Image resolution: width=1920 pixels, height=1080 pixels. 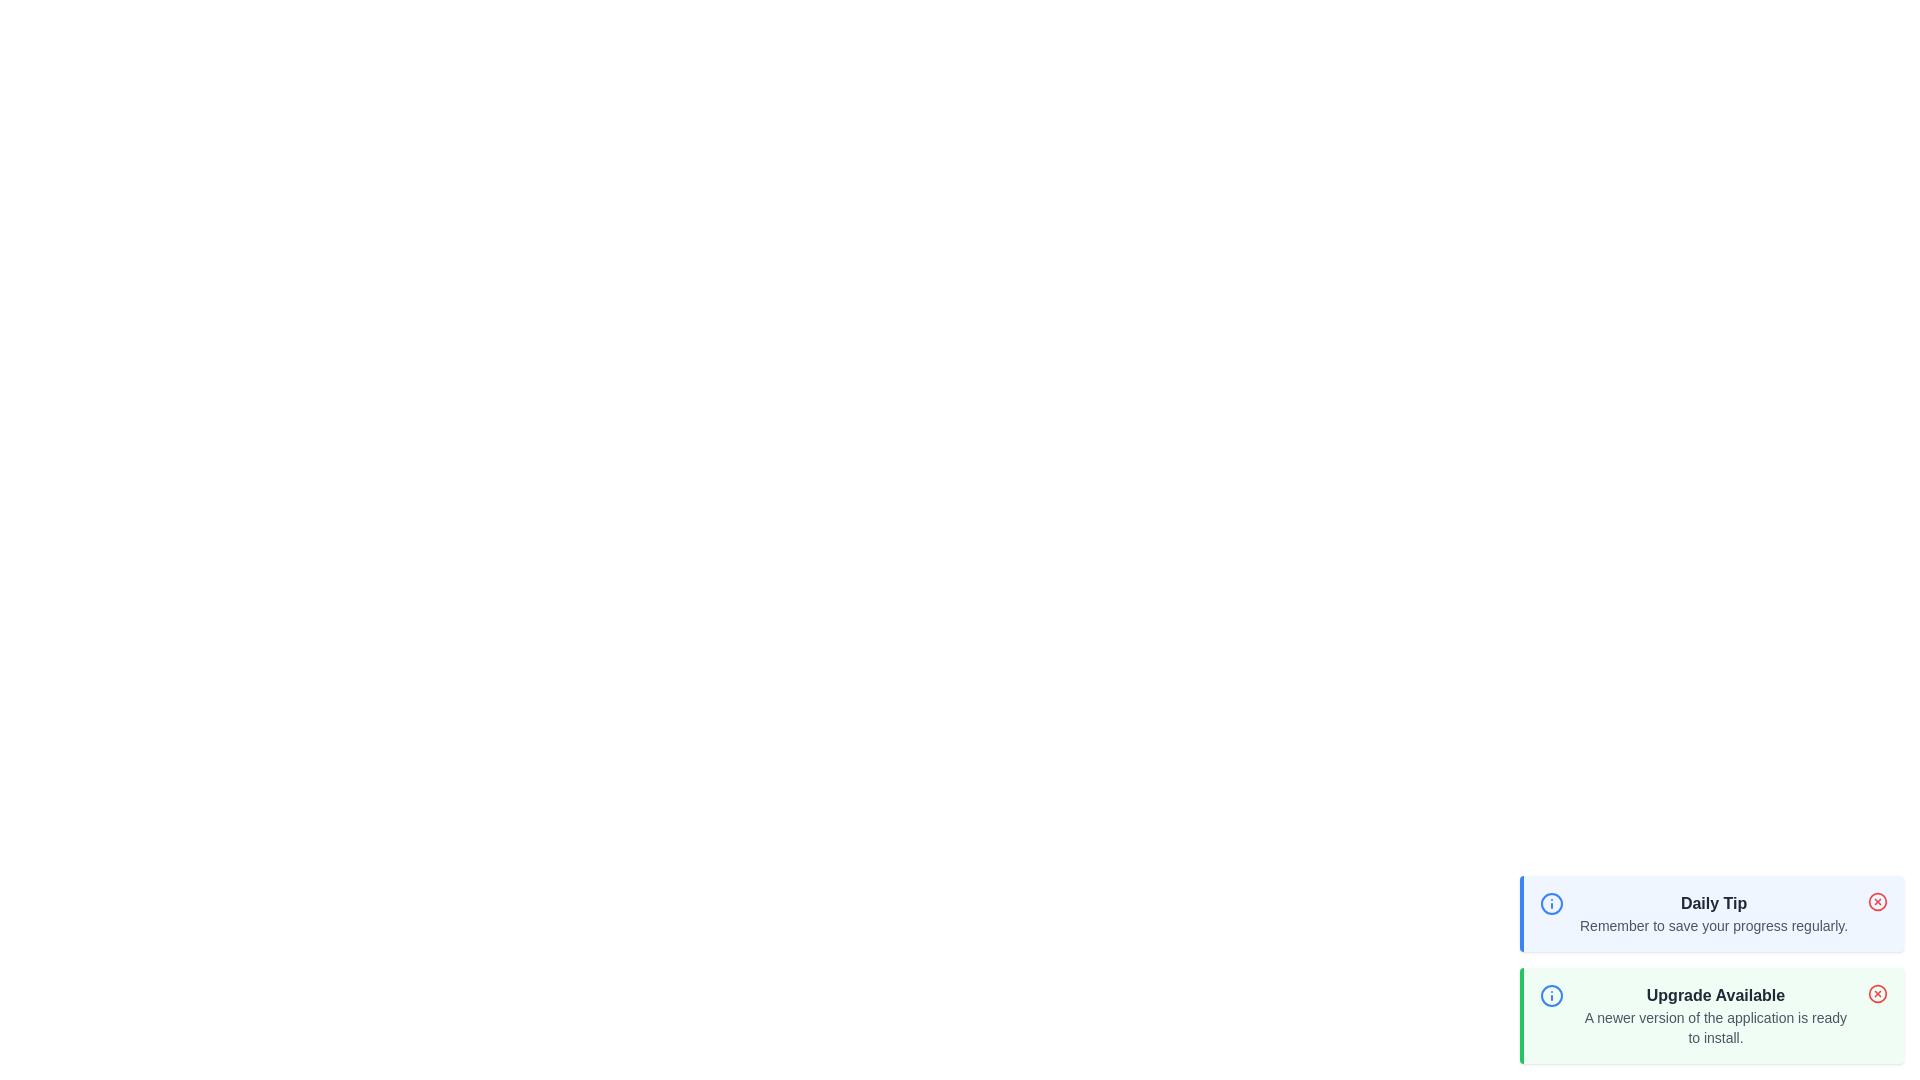 What do you see at coordinates (1876, 902) in the screenshot?
I see `the close button of the notification titled Daily Tip` at bounding box center [1876, 902].